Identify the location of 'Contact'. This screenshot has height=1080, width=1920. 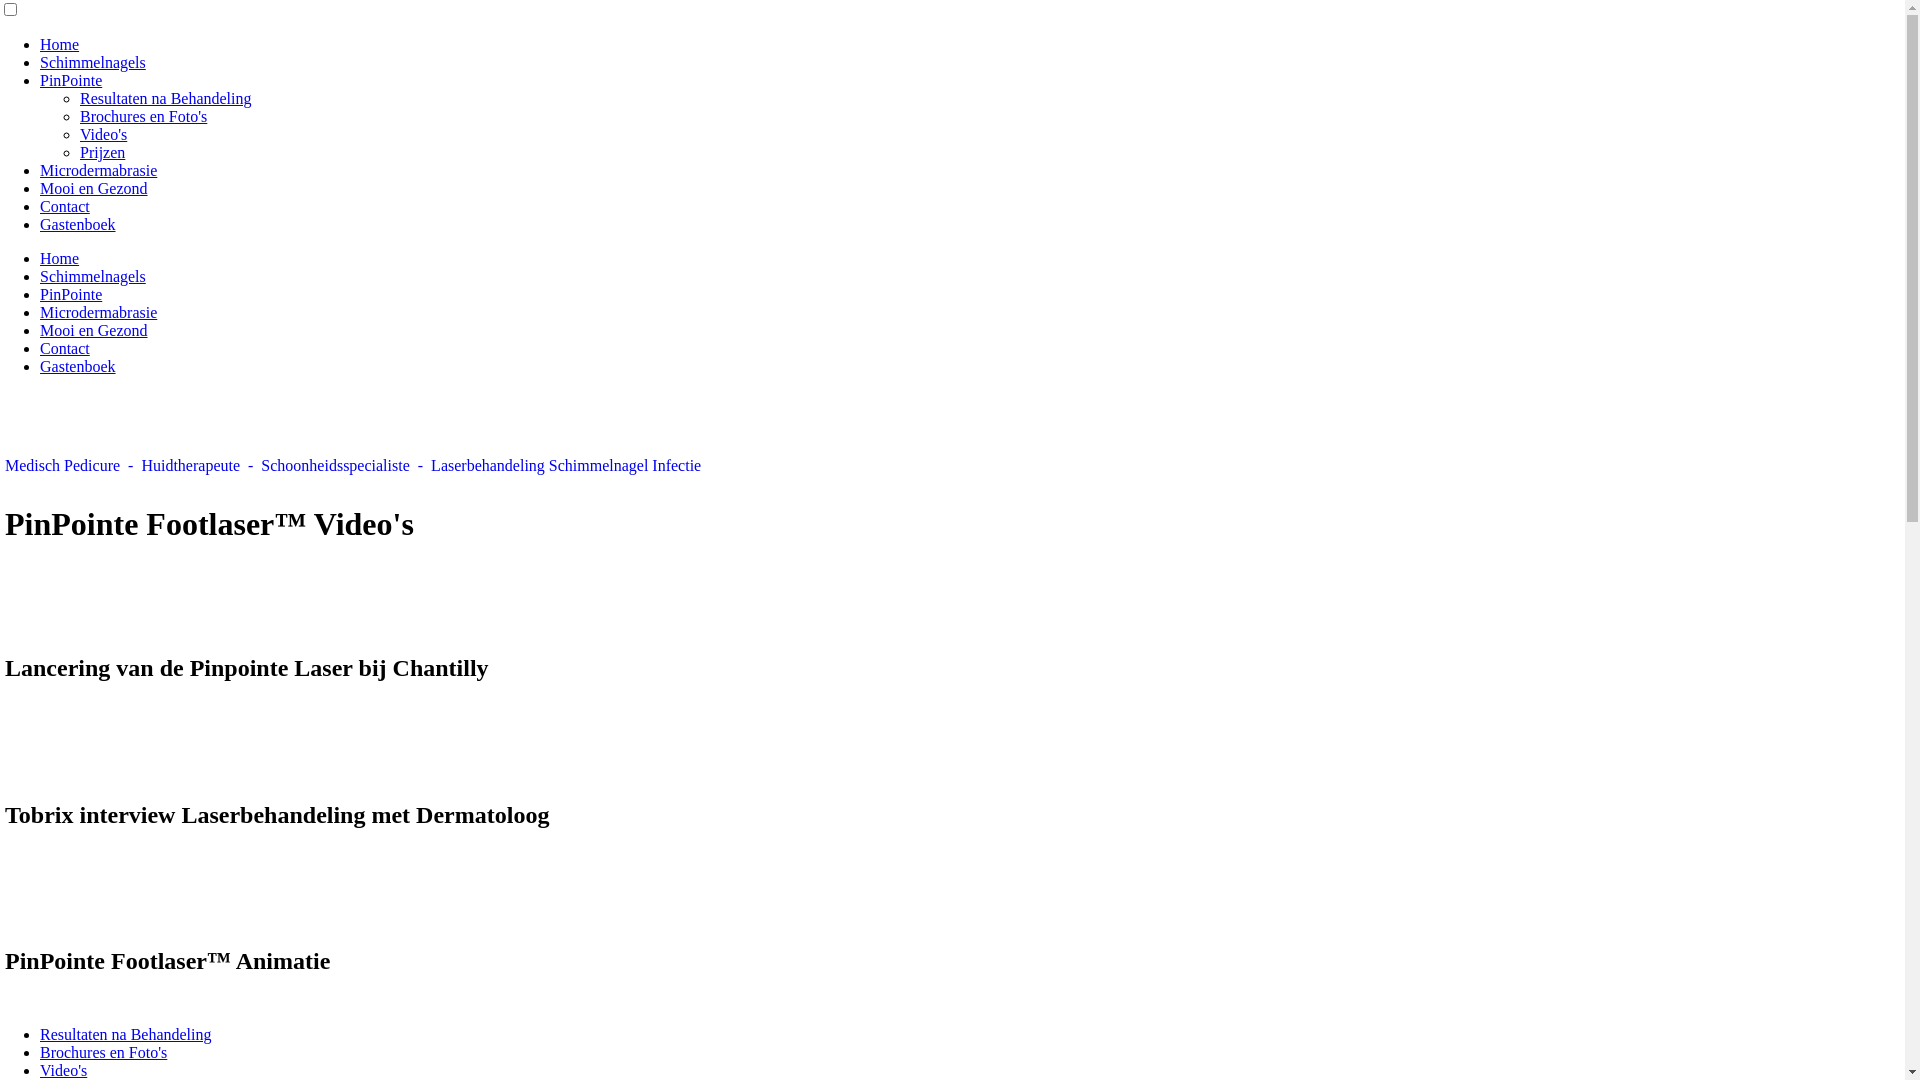
(65, 206).